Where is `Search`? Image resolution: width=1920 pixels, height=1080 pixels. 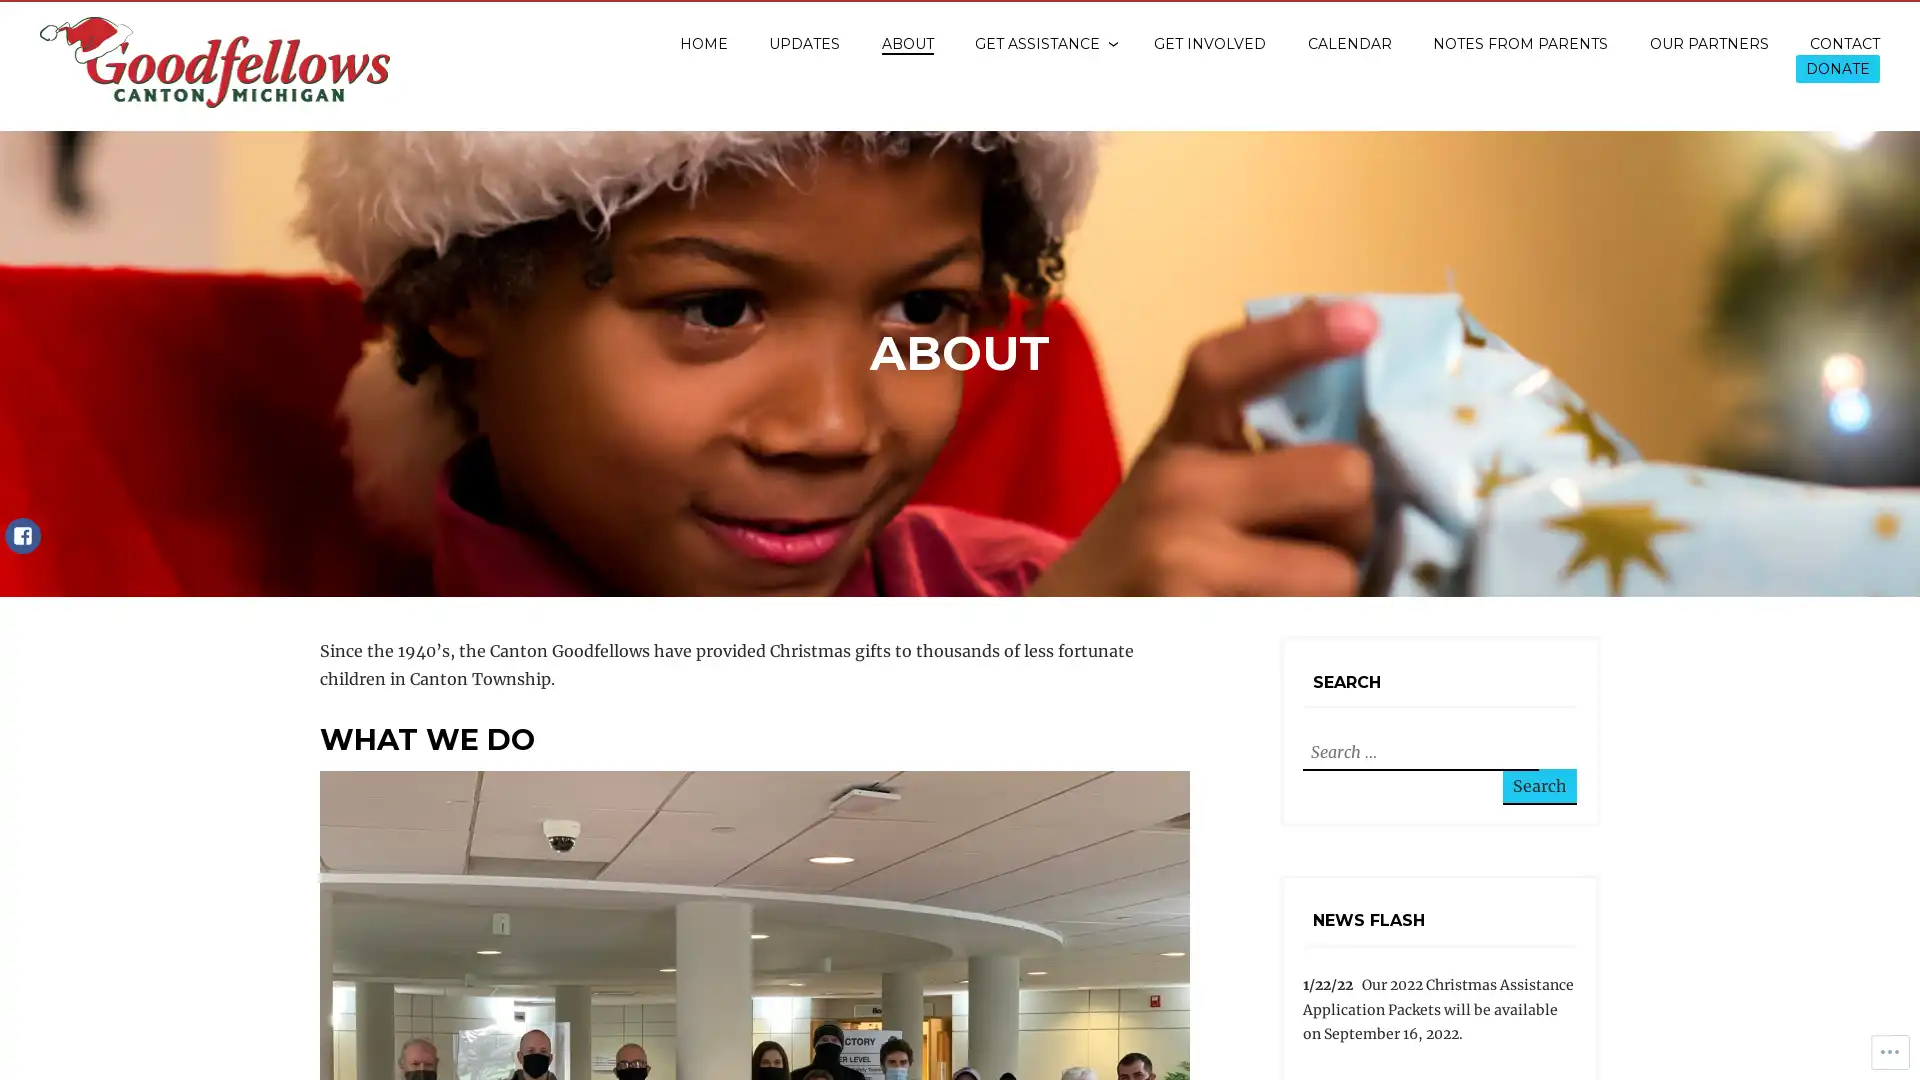 Search is located at coordinates (1539, 785).